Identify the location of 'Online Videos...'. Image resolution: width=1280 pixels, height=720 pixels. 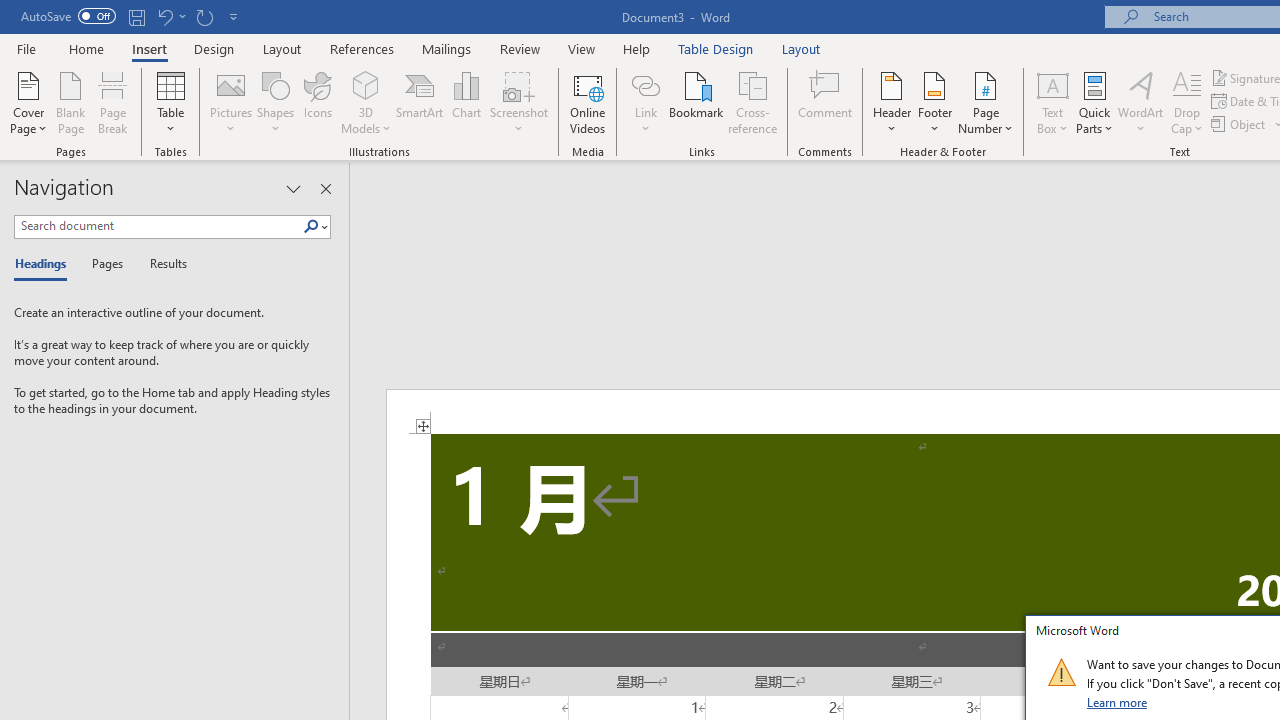
(587, 103).